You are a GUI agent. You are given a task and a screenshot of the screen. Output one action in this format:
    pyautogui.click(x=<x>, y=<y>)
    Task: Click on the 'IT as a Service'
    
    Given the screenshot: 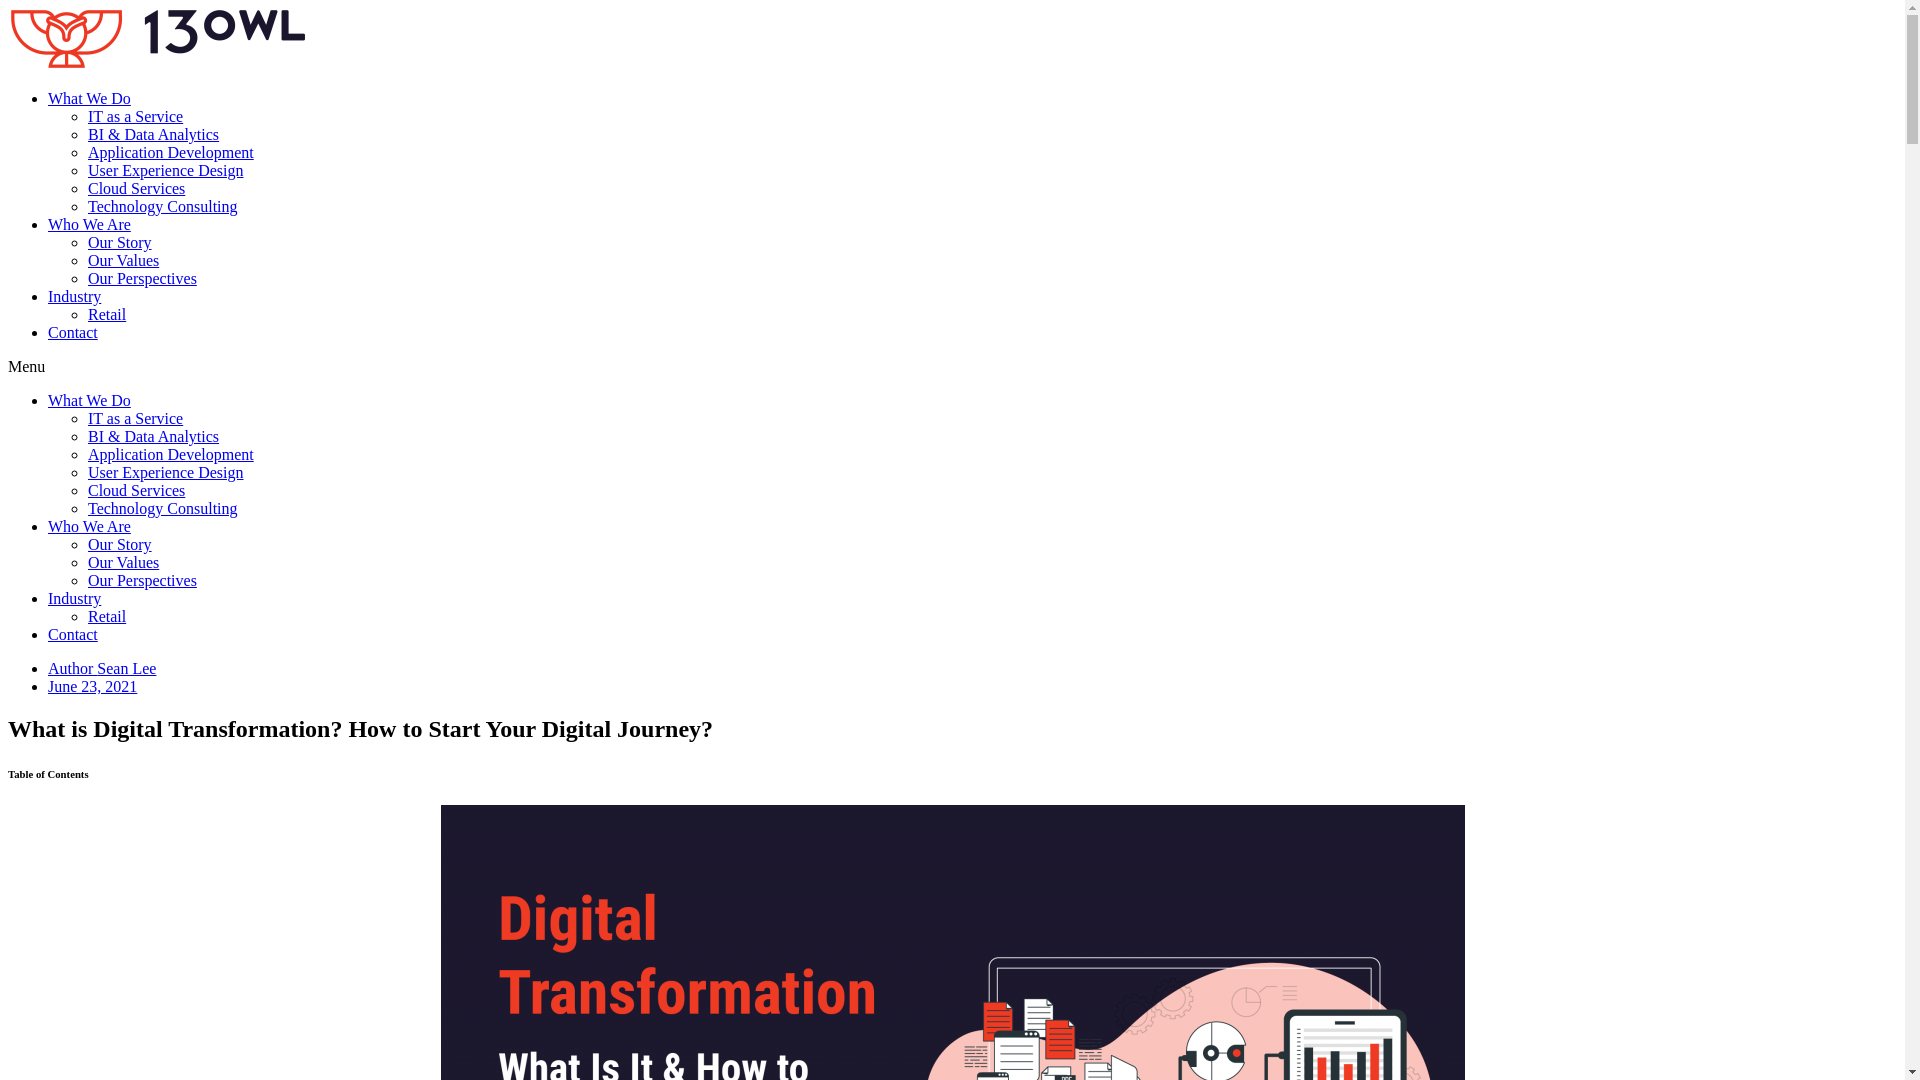 What is the action you would take?
    pyautogui.click(x=86, y=417)
    